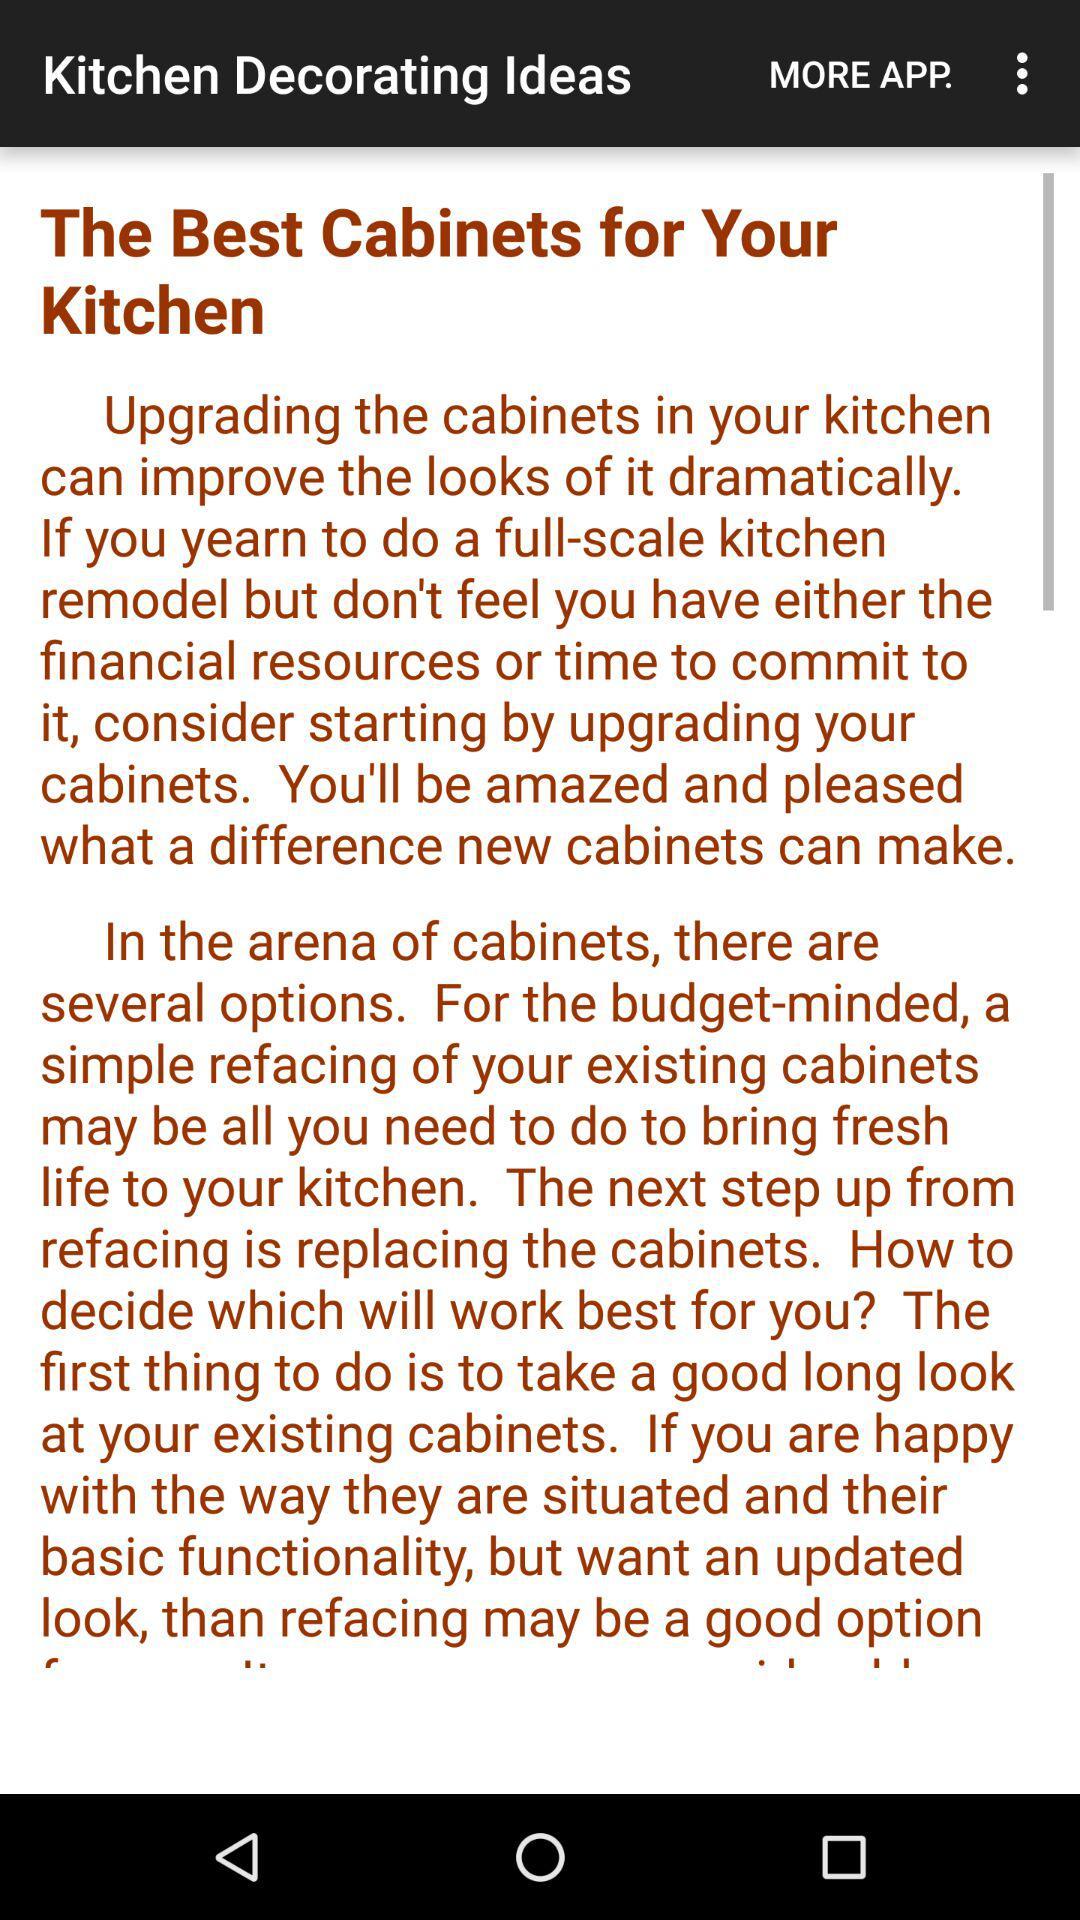  Describe the element at coordinates (1027, 73) in the screenshot. I see `the item to the right of the more app. item` at that location.